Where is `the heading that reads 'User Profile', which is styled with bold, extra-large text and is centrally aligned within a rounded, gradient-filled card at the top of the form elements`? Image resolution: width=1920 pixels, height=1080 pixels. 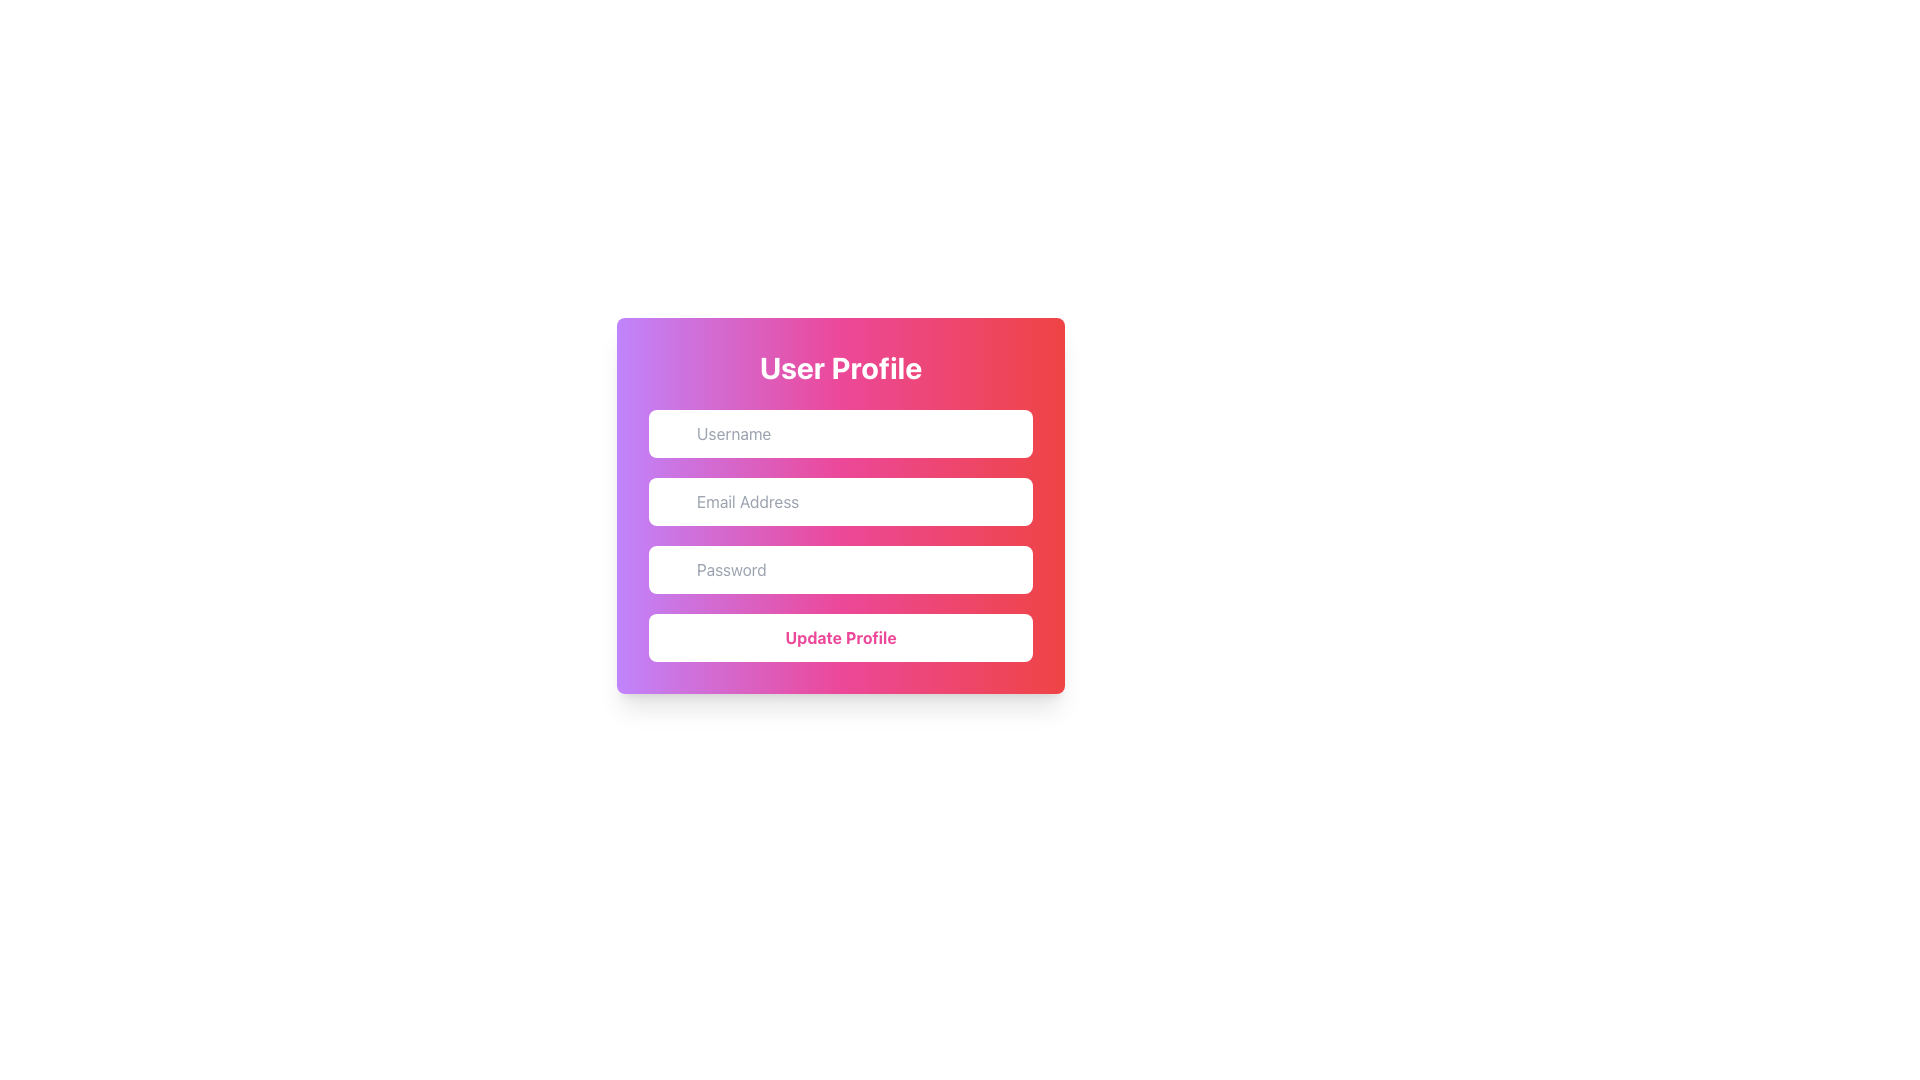
the heading that reads 'User Profile', which is styled with bold, extra-large text and is centrally aligned within a rounded, gradient-filled card at the top of the form elements is located at coordinates (840, 367).